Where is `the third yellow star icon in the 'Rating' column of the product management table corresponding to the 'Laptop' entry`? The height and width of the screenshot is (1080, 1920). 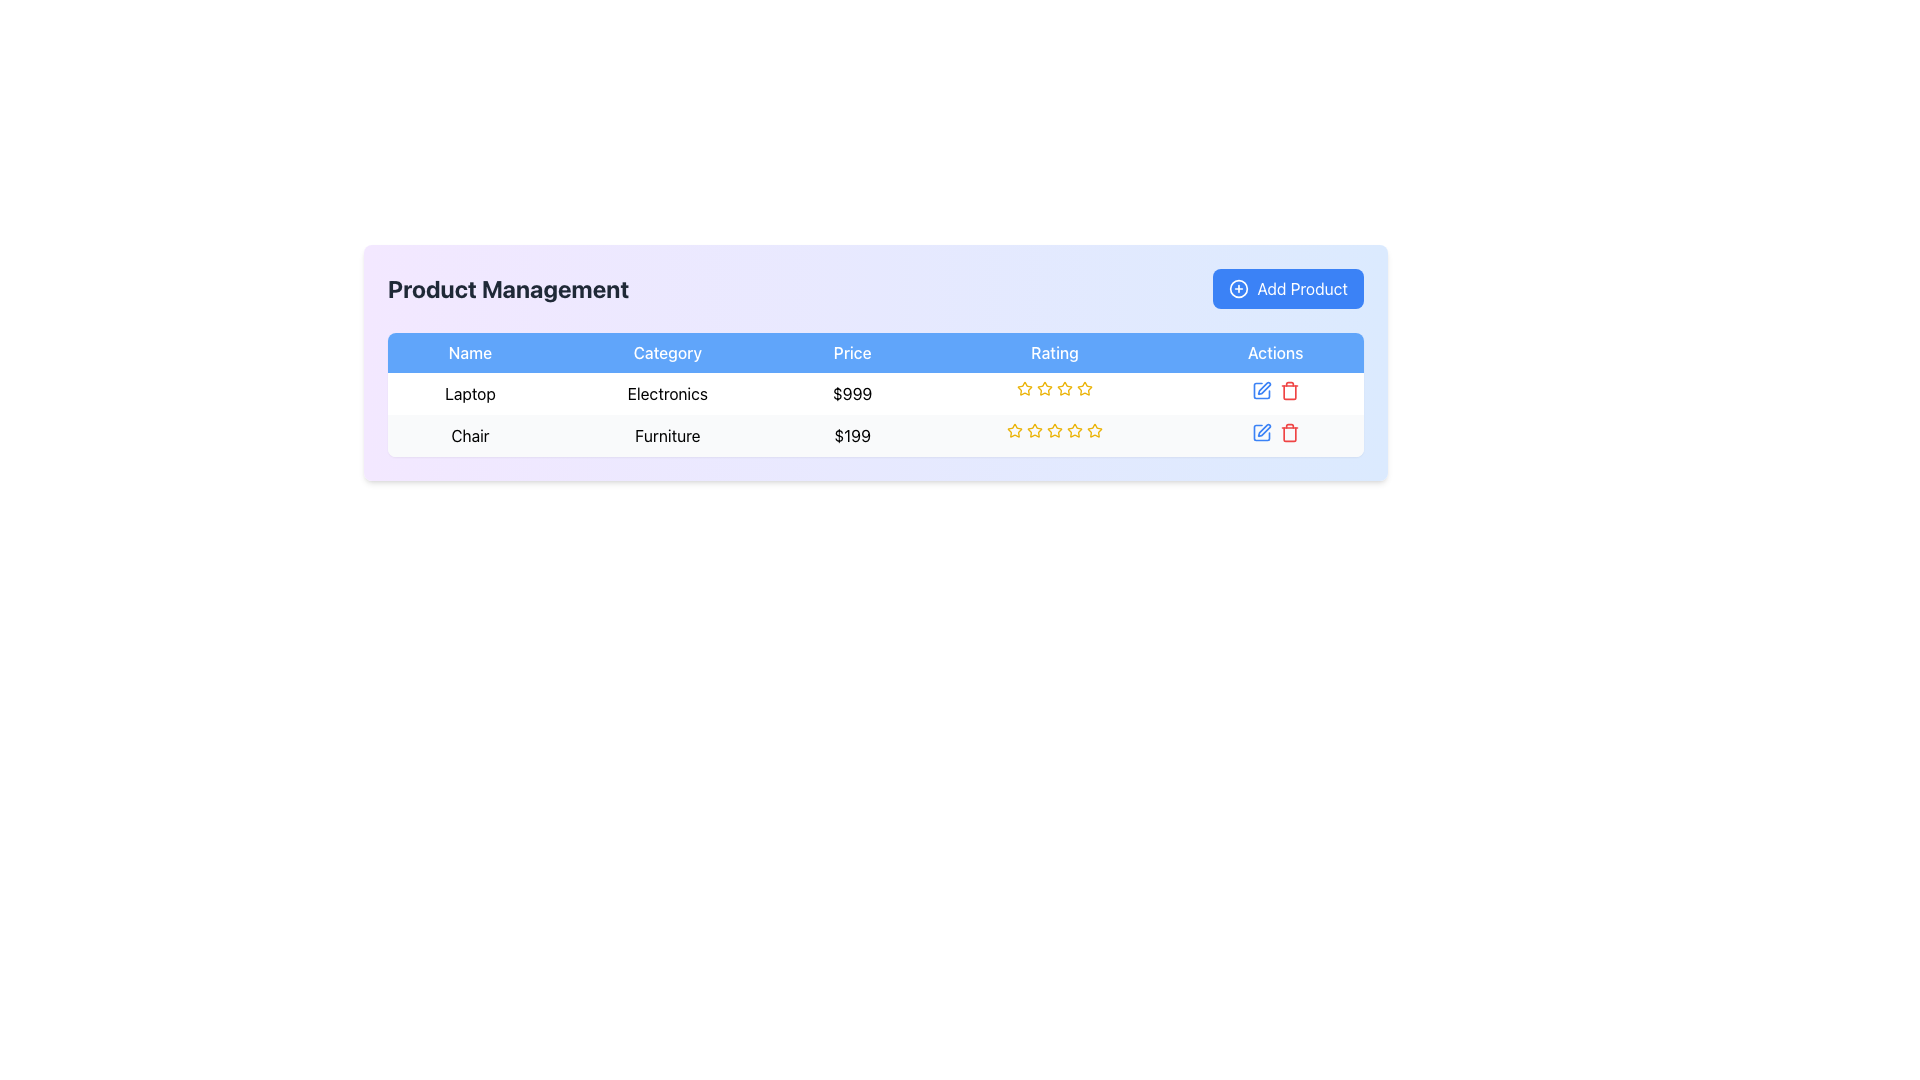 the third yellow star icon in the 'Rating' column of the product management table corresponding to the 'Laptop' entry is located at coordinates (1044, 389).